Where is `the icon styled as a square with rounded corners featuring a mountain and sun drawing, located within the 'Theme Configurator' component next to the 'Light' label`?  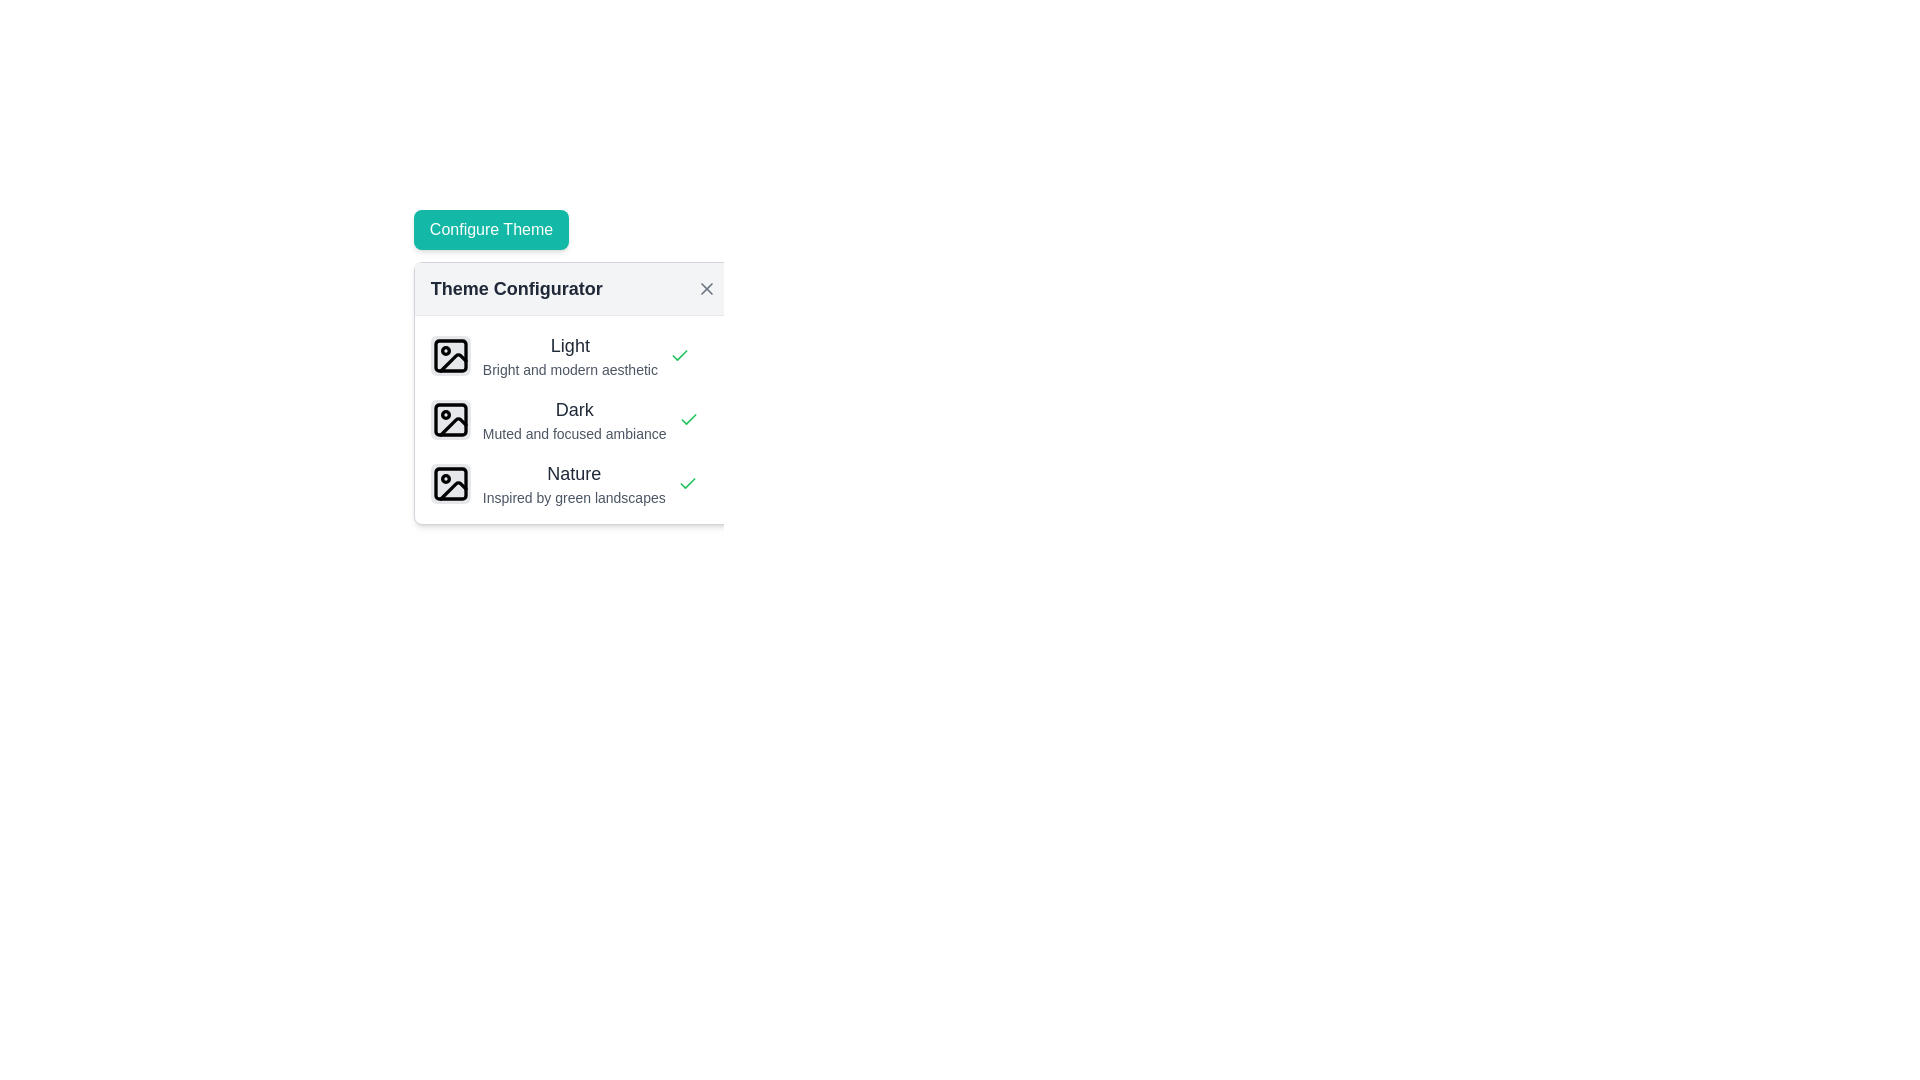
the icon styled as a square with rounded corners featuring a mountain and sun drawing, located within the 'Theme Configurator' component next to the 'Light' label is located at coordinates (449, 354).